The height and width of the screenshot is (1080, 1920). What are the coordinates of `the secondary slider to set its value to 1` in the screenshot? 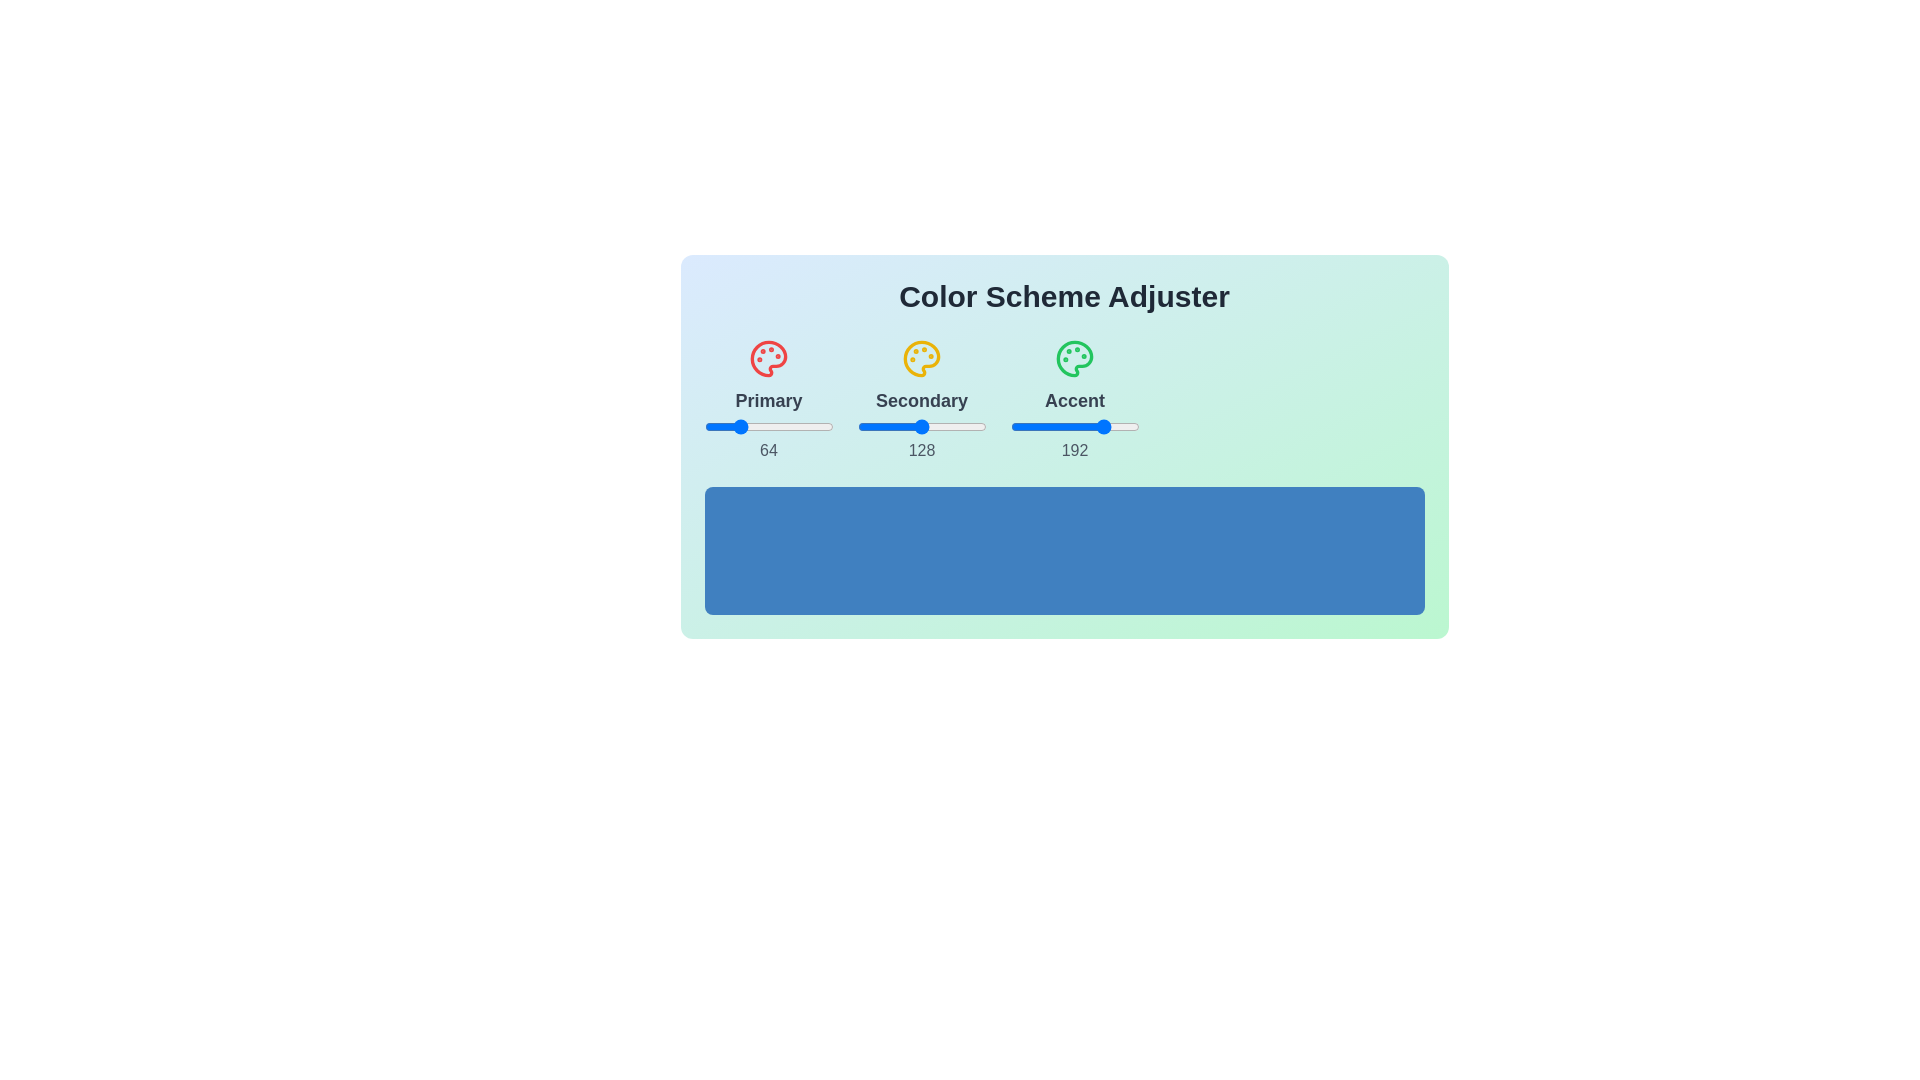 It's located at (858, 426).